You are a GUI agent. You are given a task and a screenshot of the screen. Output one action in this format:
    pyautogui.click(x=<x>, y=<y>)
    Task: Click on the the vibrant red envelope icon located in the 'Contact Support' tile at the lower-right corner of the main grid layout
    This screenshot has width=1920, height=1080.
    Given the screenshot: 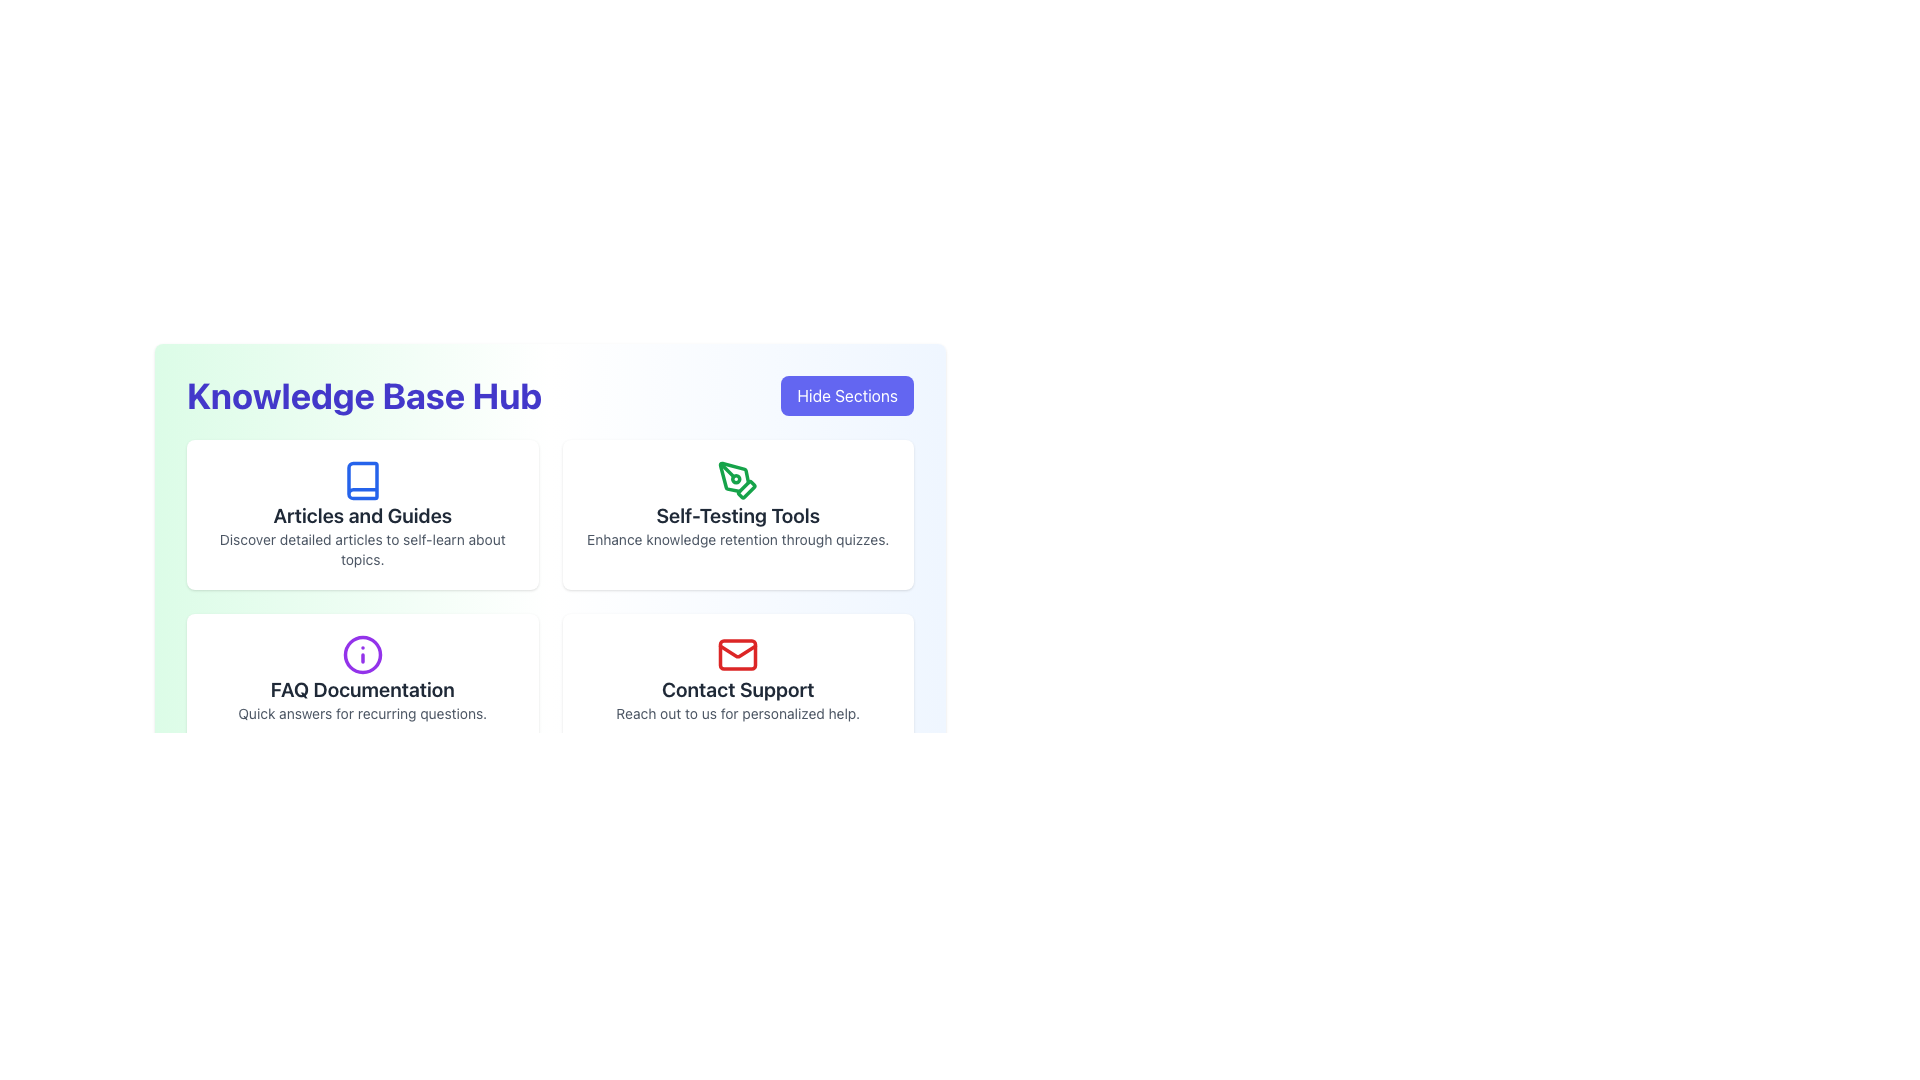 What is the action you would take?
    pyautogui.click(x=737, y=655)
    